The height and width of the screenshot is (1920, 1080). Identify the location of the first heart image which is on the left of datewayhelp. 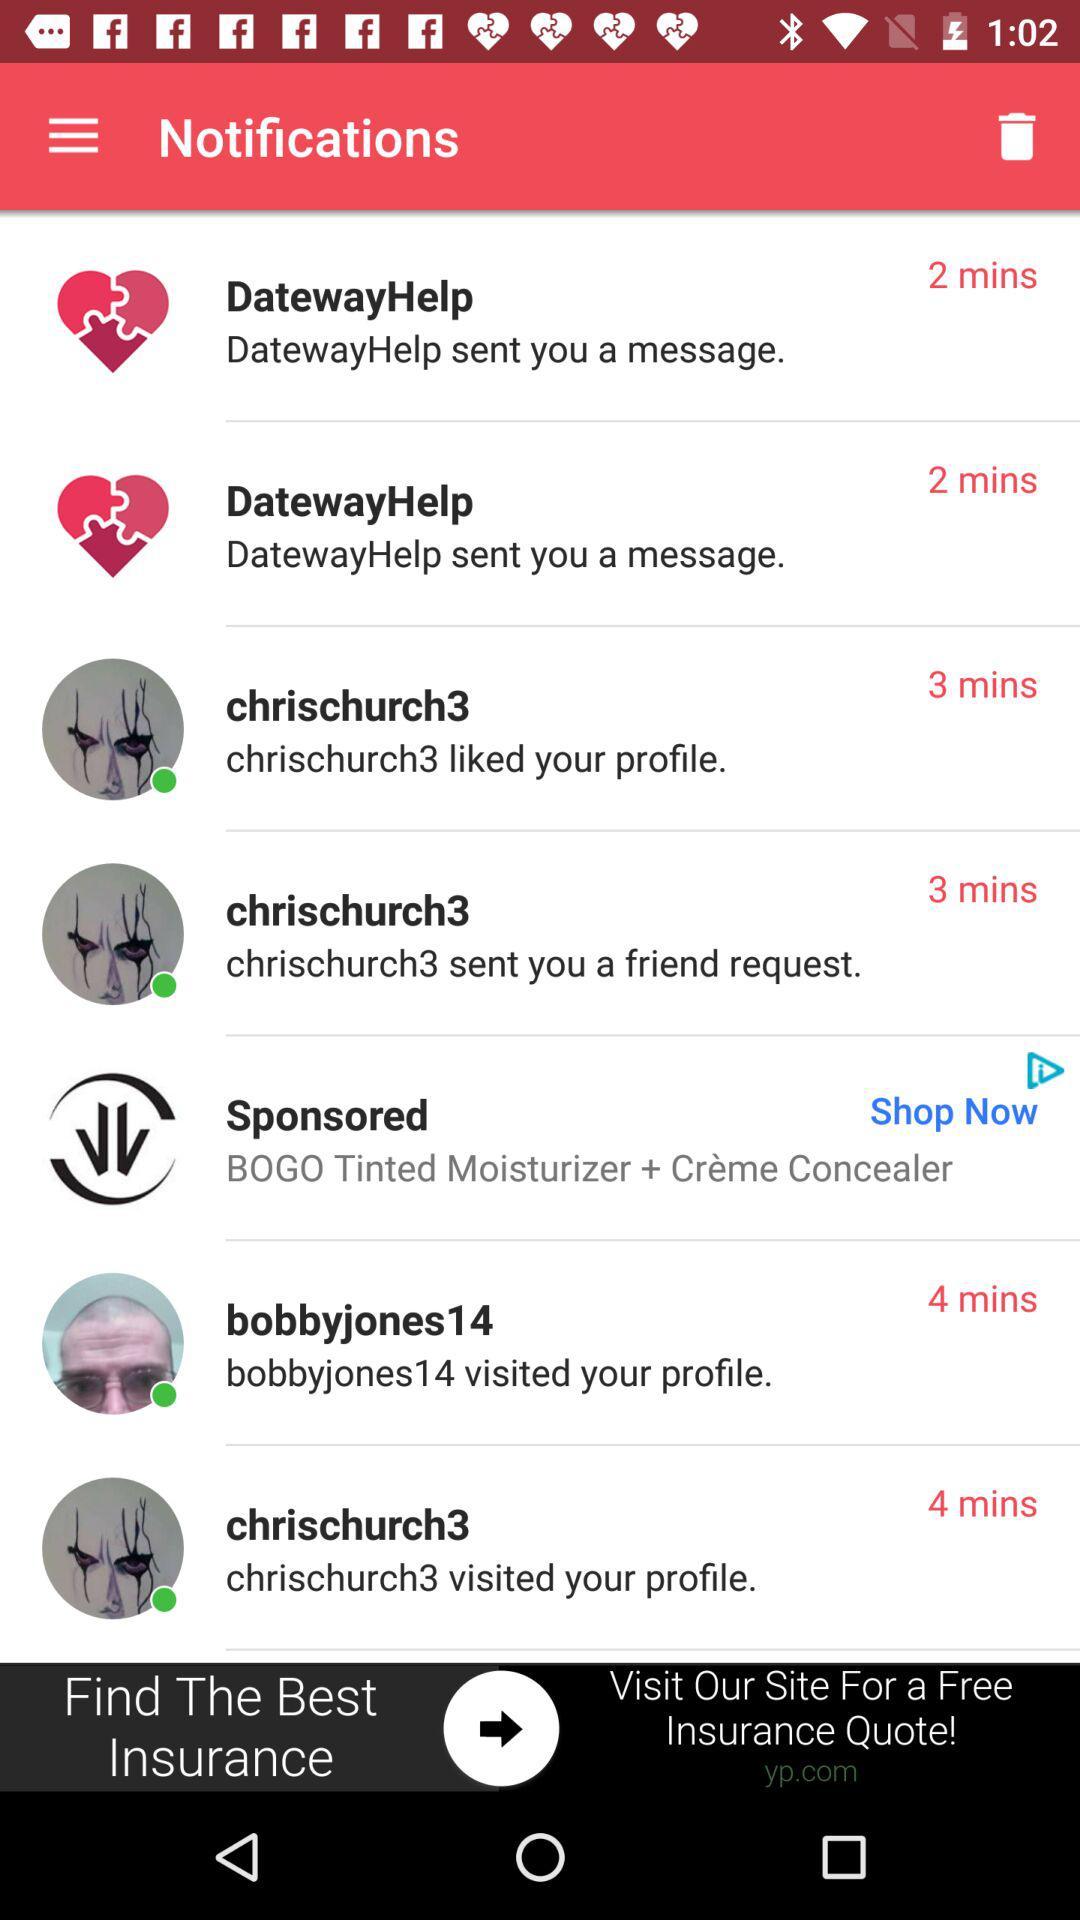
(112, 320).